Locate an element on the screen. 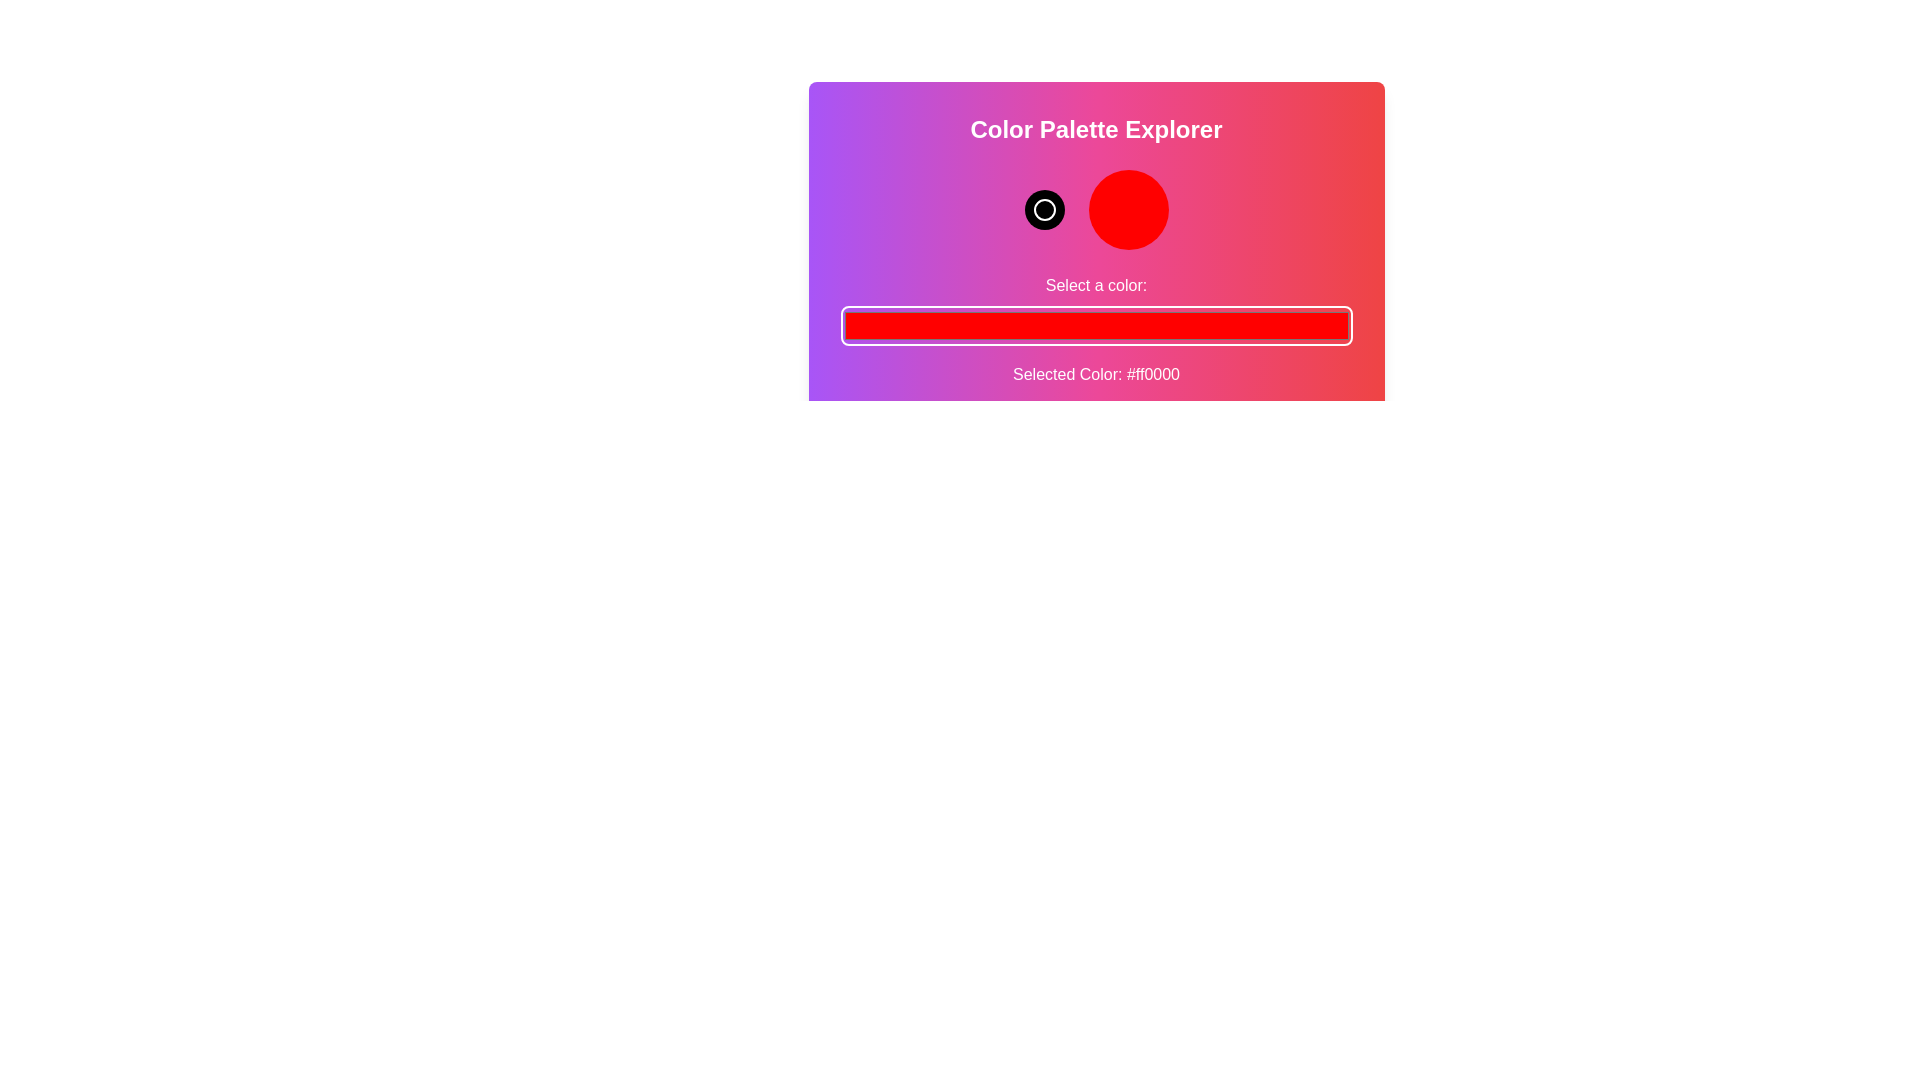 Image resolution: width=1920 pixels, height=1080 pixels. the color picker to a specific color value 16281080 is located at coordinates (1095, 325).